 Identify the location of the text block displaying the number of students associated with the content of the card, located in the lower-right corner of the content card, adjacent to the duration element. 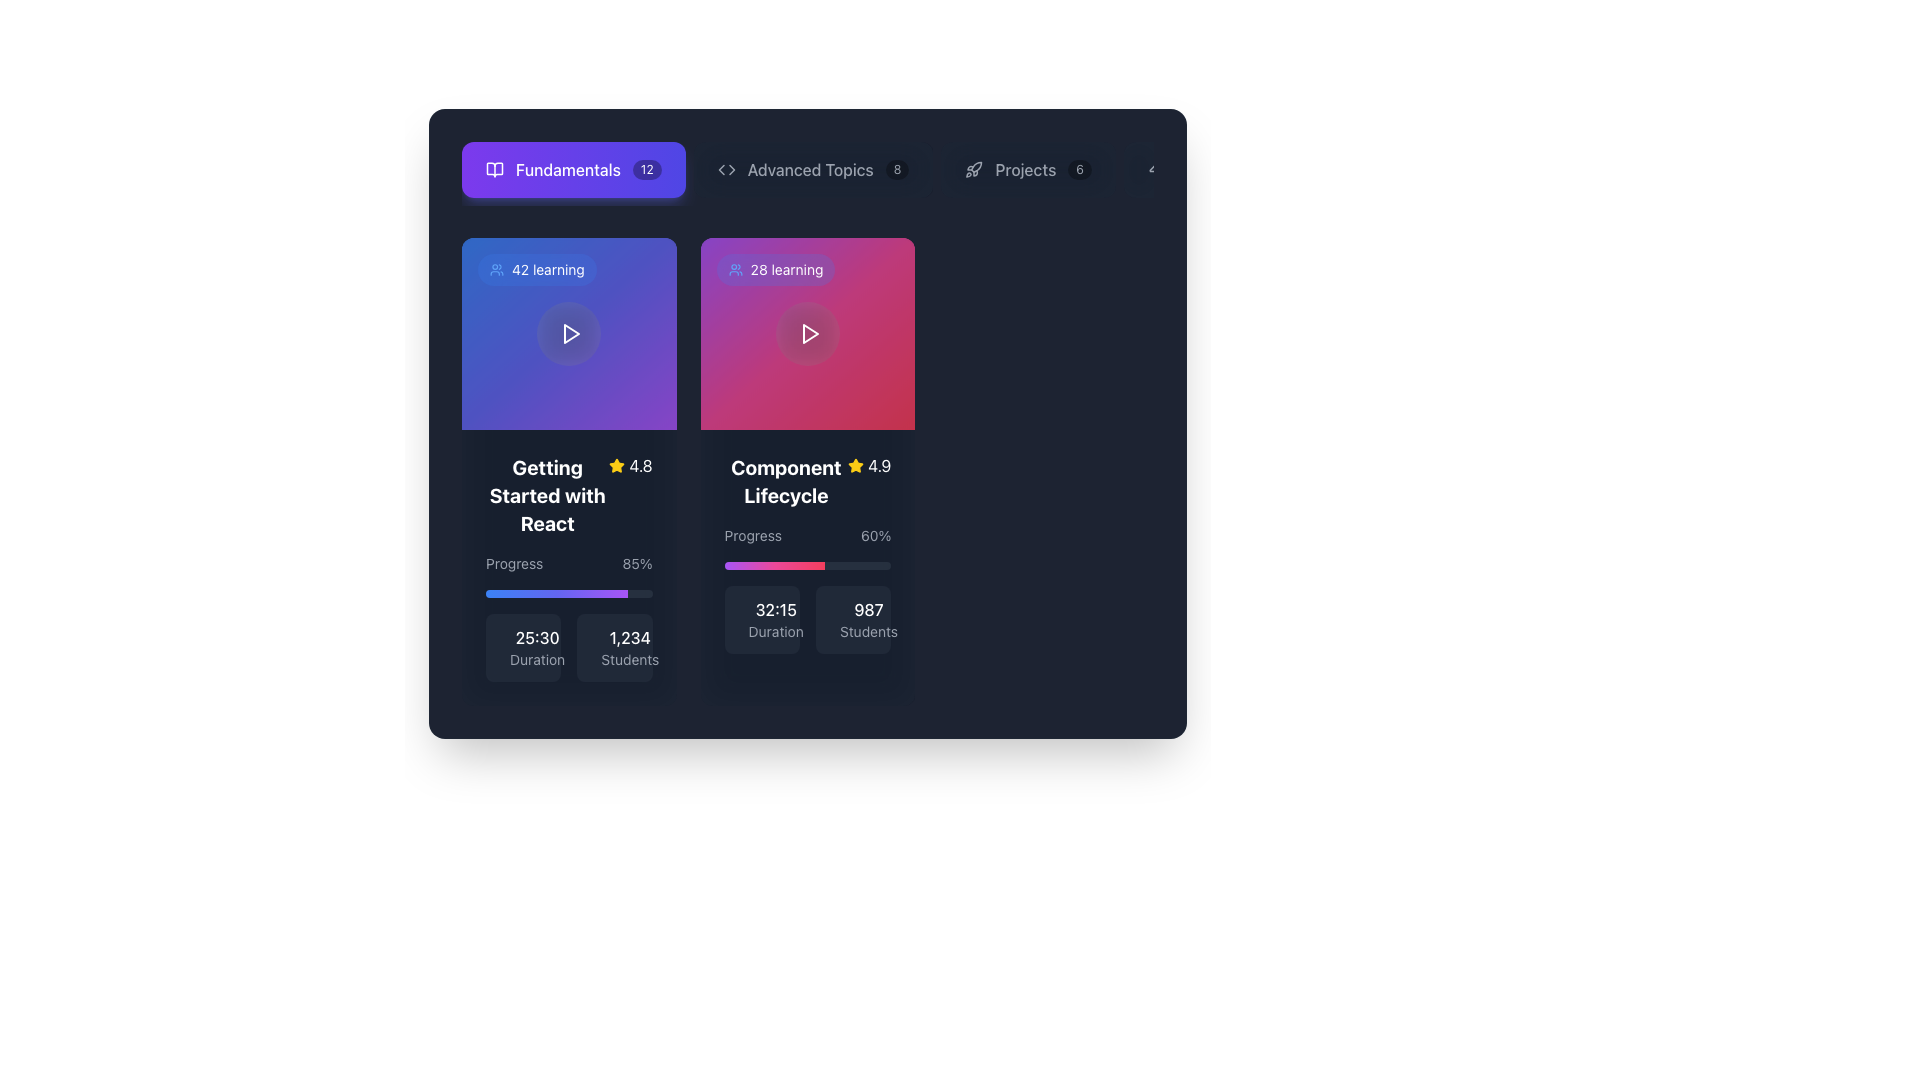
(629, 648).